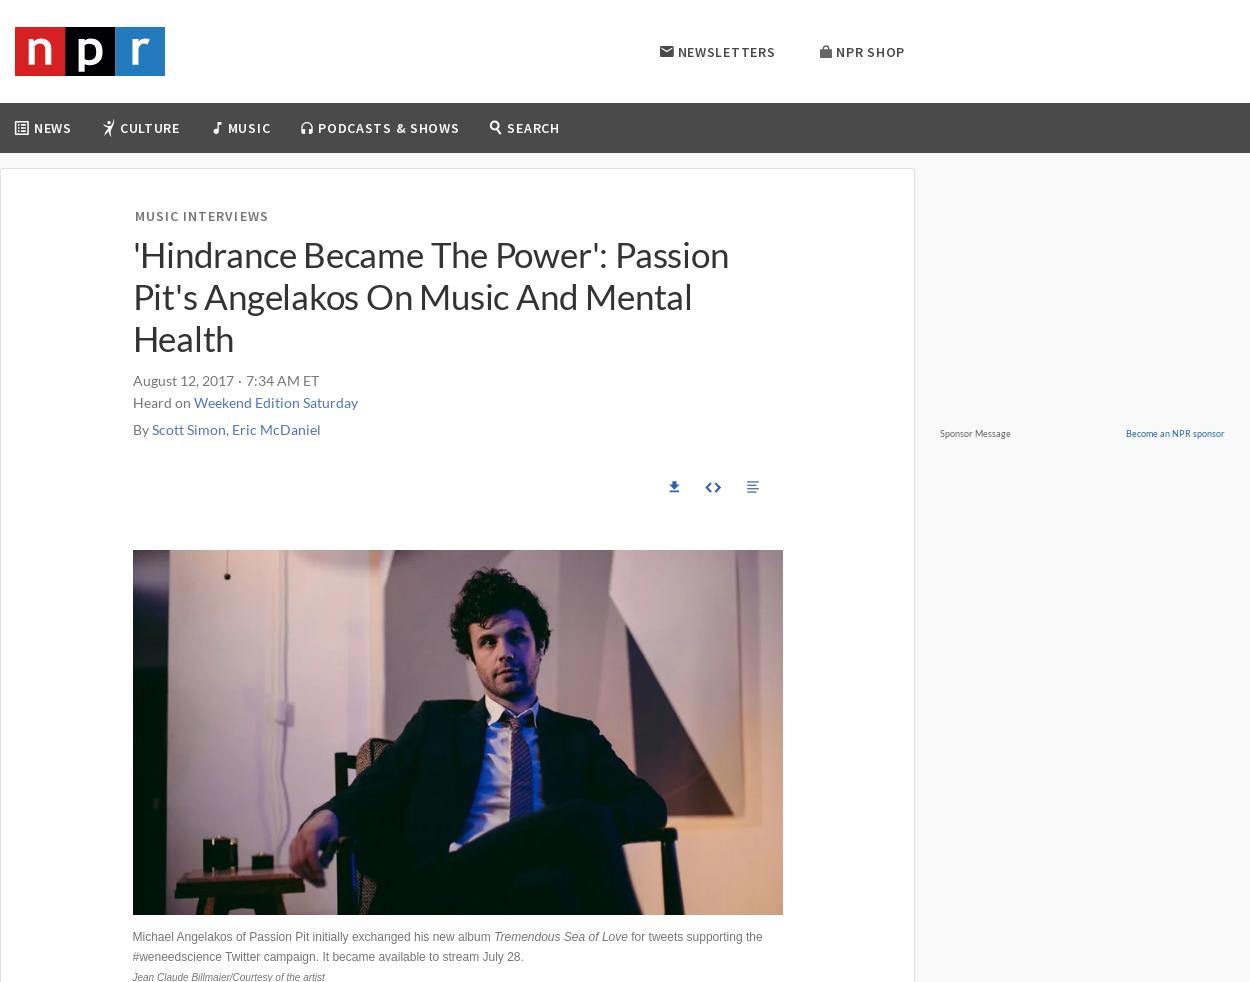 The image size is (1250, 982). Describe the element at coordinates (44, 327) in the screenshot. I see `'Climate'` at that location.